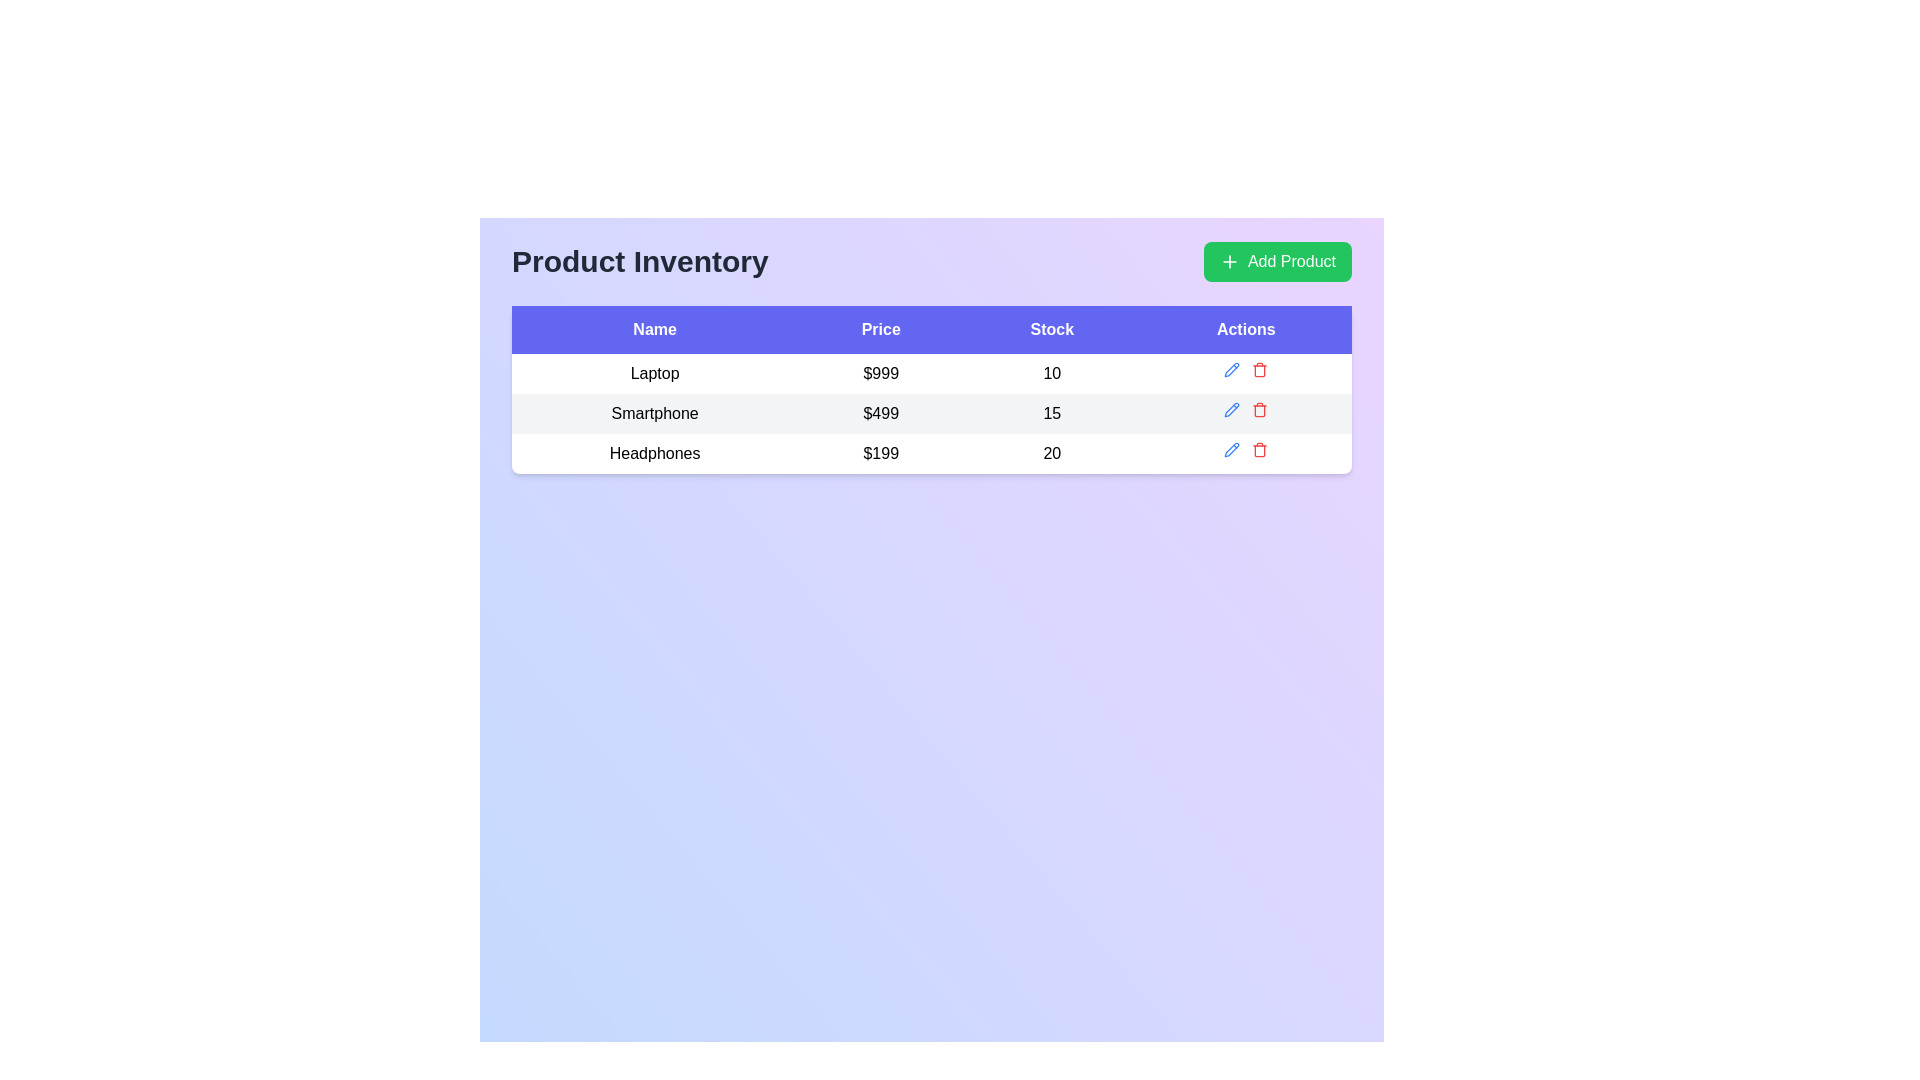  What do you see at coordinates (930, 374) in the screenshot?
I see `the first row of the inventory table` at bounding box center [930, 374].